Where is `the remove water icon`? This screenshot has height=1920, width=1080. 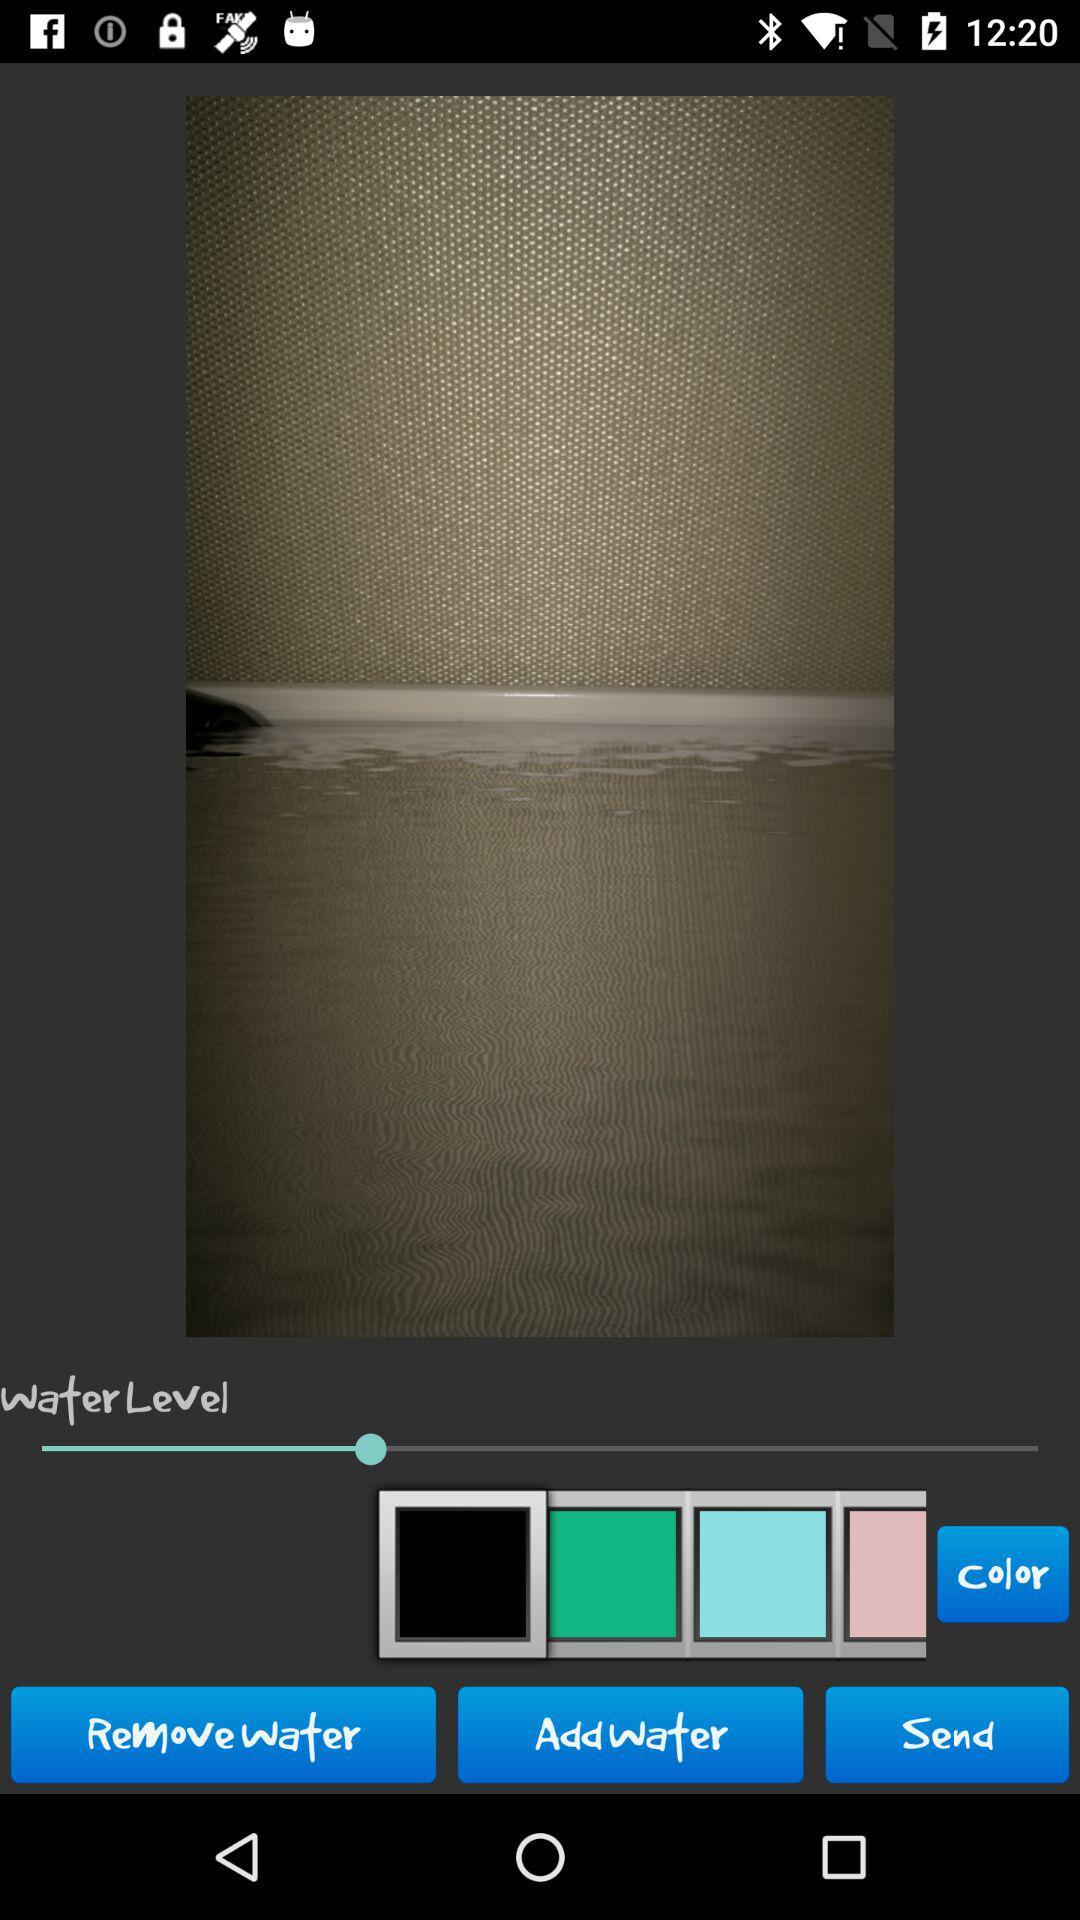 the remove water icon is located at coordinates (223, 1733).